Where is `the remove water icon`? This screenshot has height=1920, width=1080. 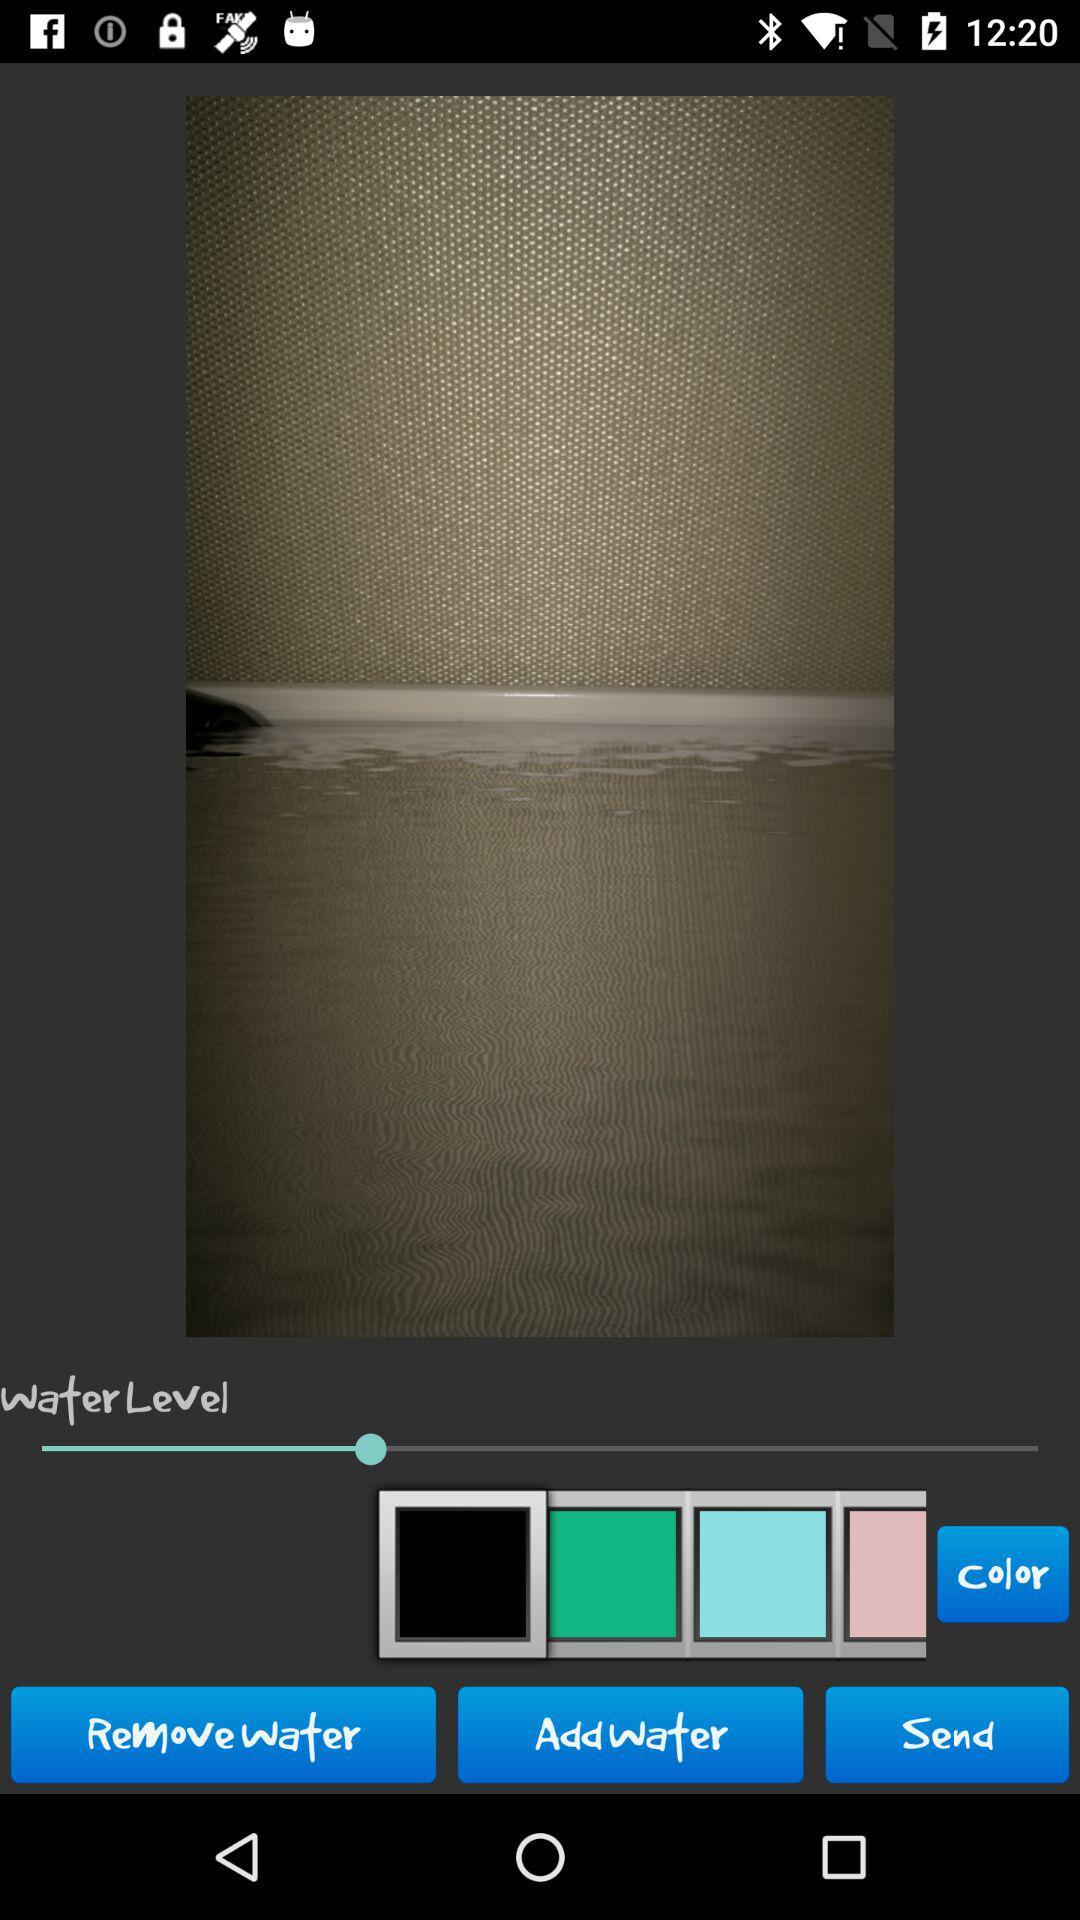 the remove water icon is located at coordinates (223, 1733).